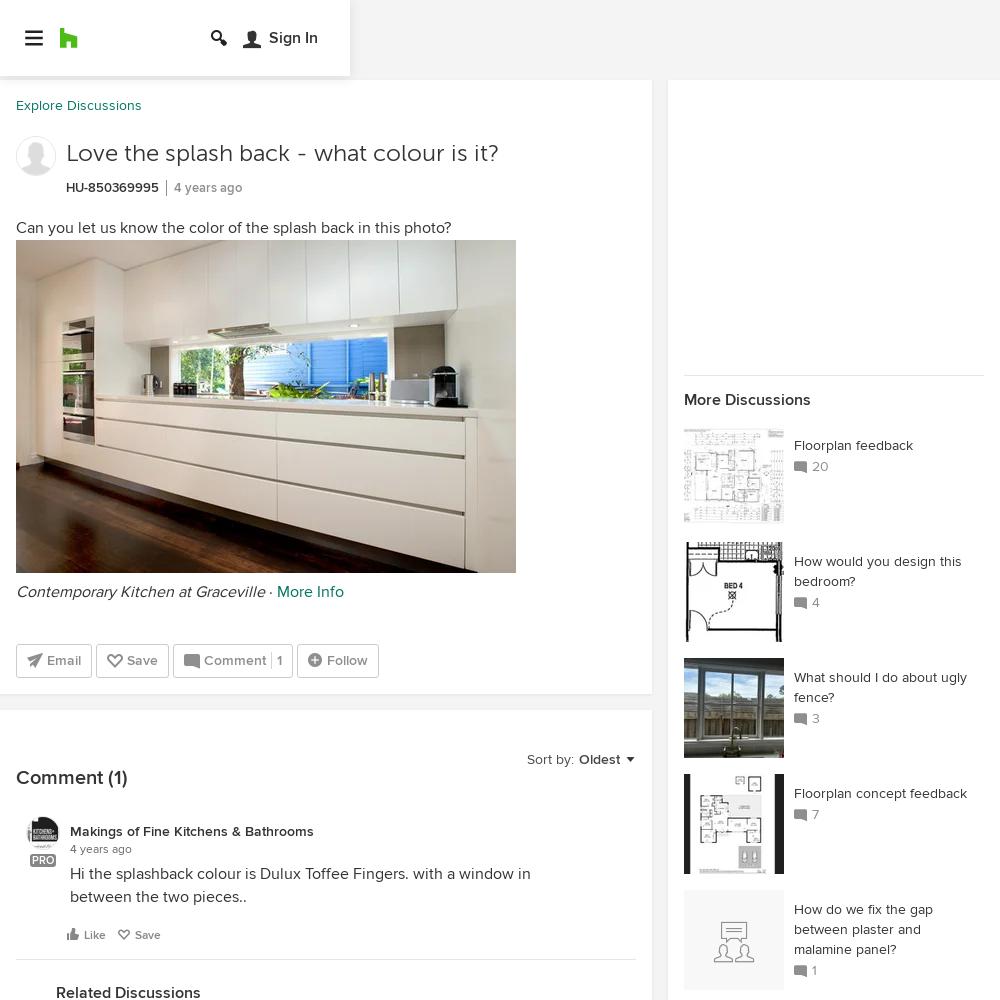  What do you see at coordinates (43, 859) in the screenshot?
I see `'PRO'` at bounding box center [43, 859].